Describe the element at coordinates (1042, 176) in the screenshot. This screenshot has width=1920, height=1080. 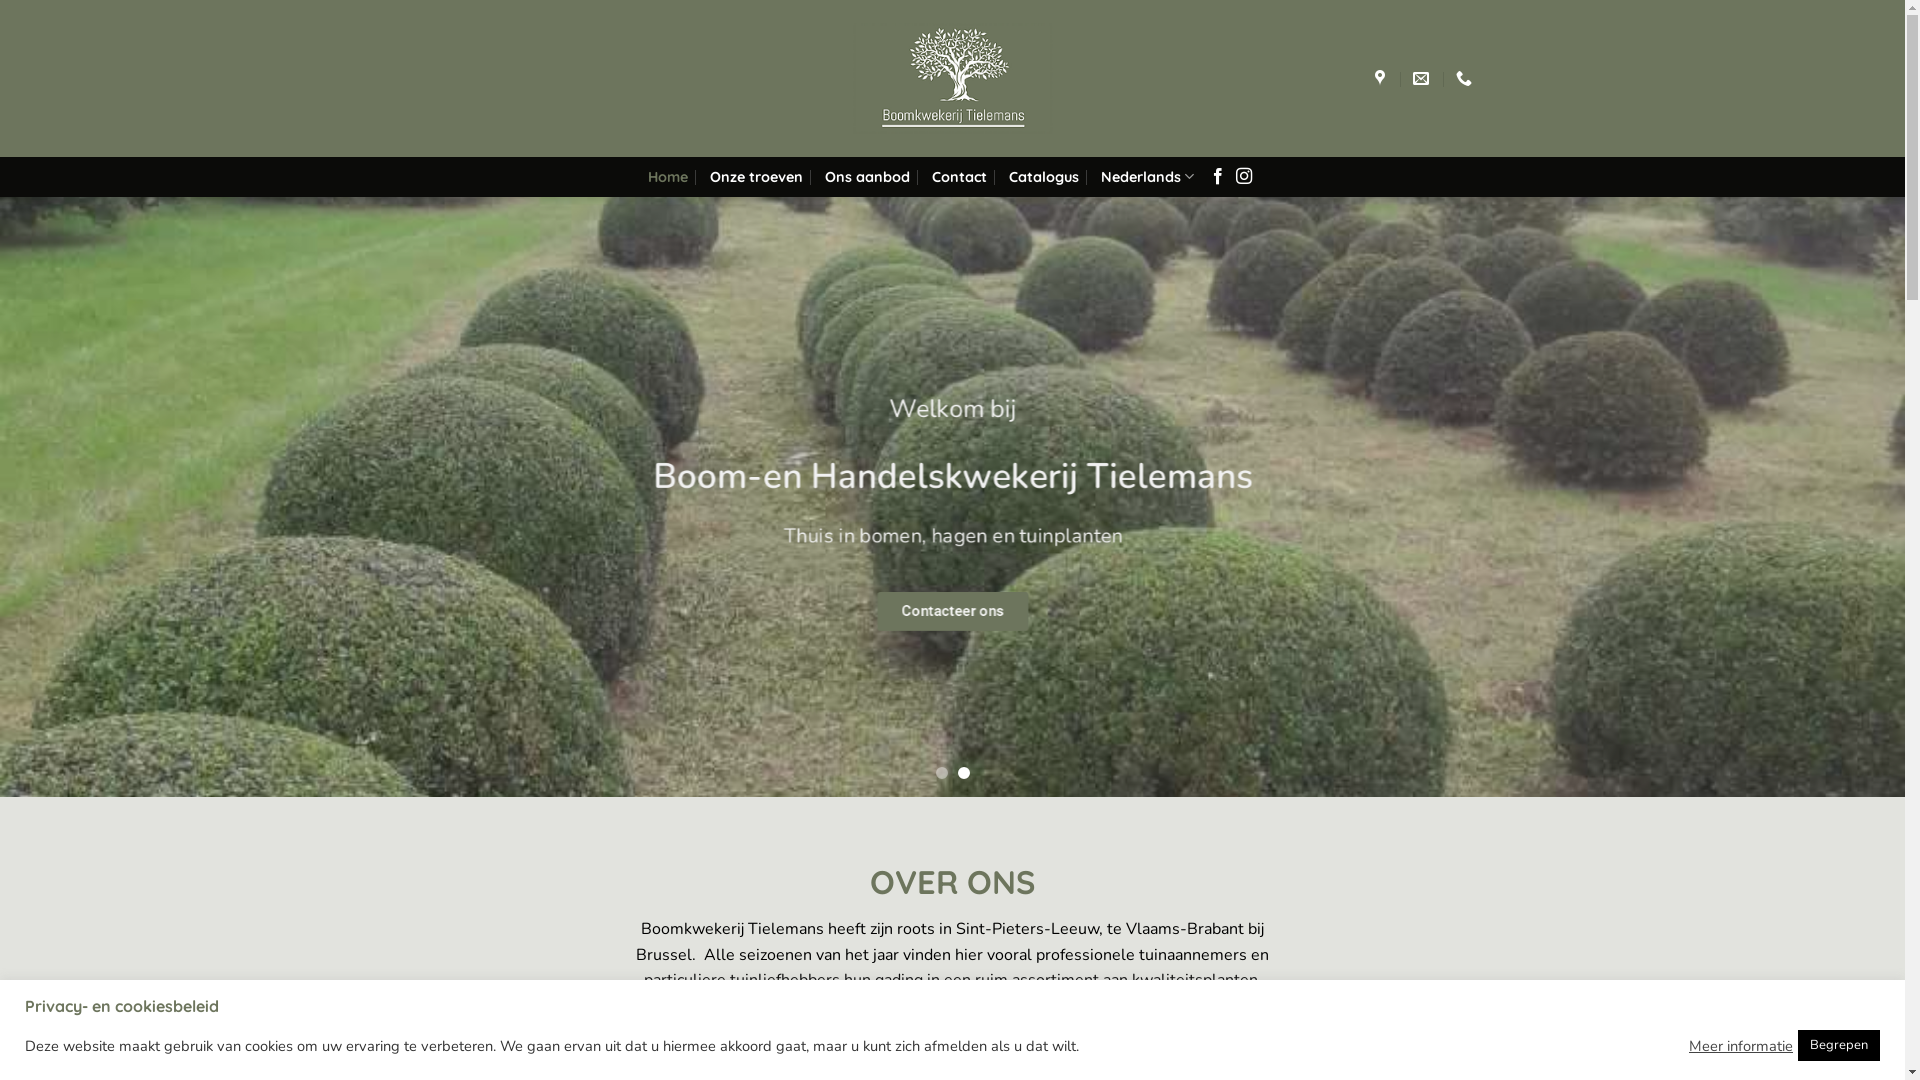
I see `'Catalogus'` at that location.